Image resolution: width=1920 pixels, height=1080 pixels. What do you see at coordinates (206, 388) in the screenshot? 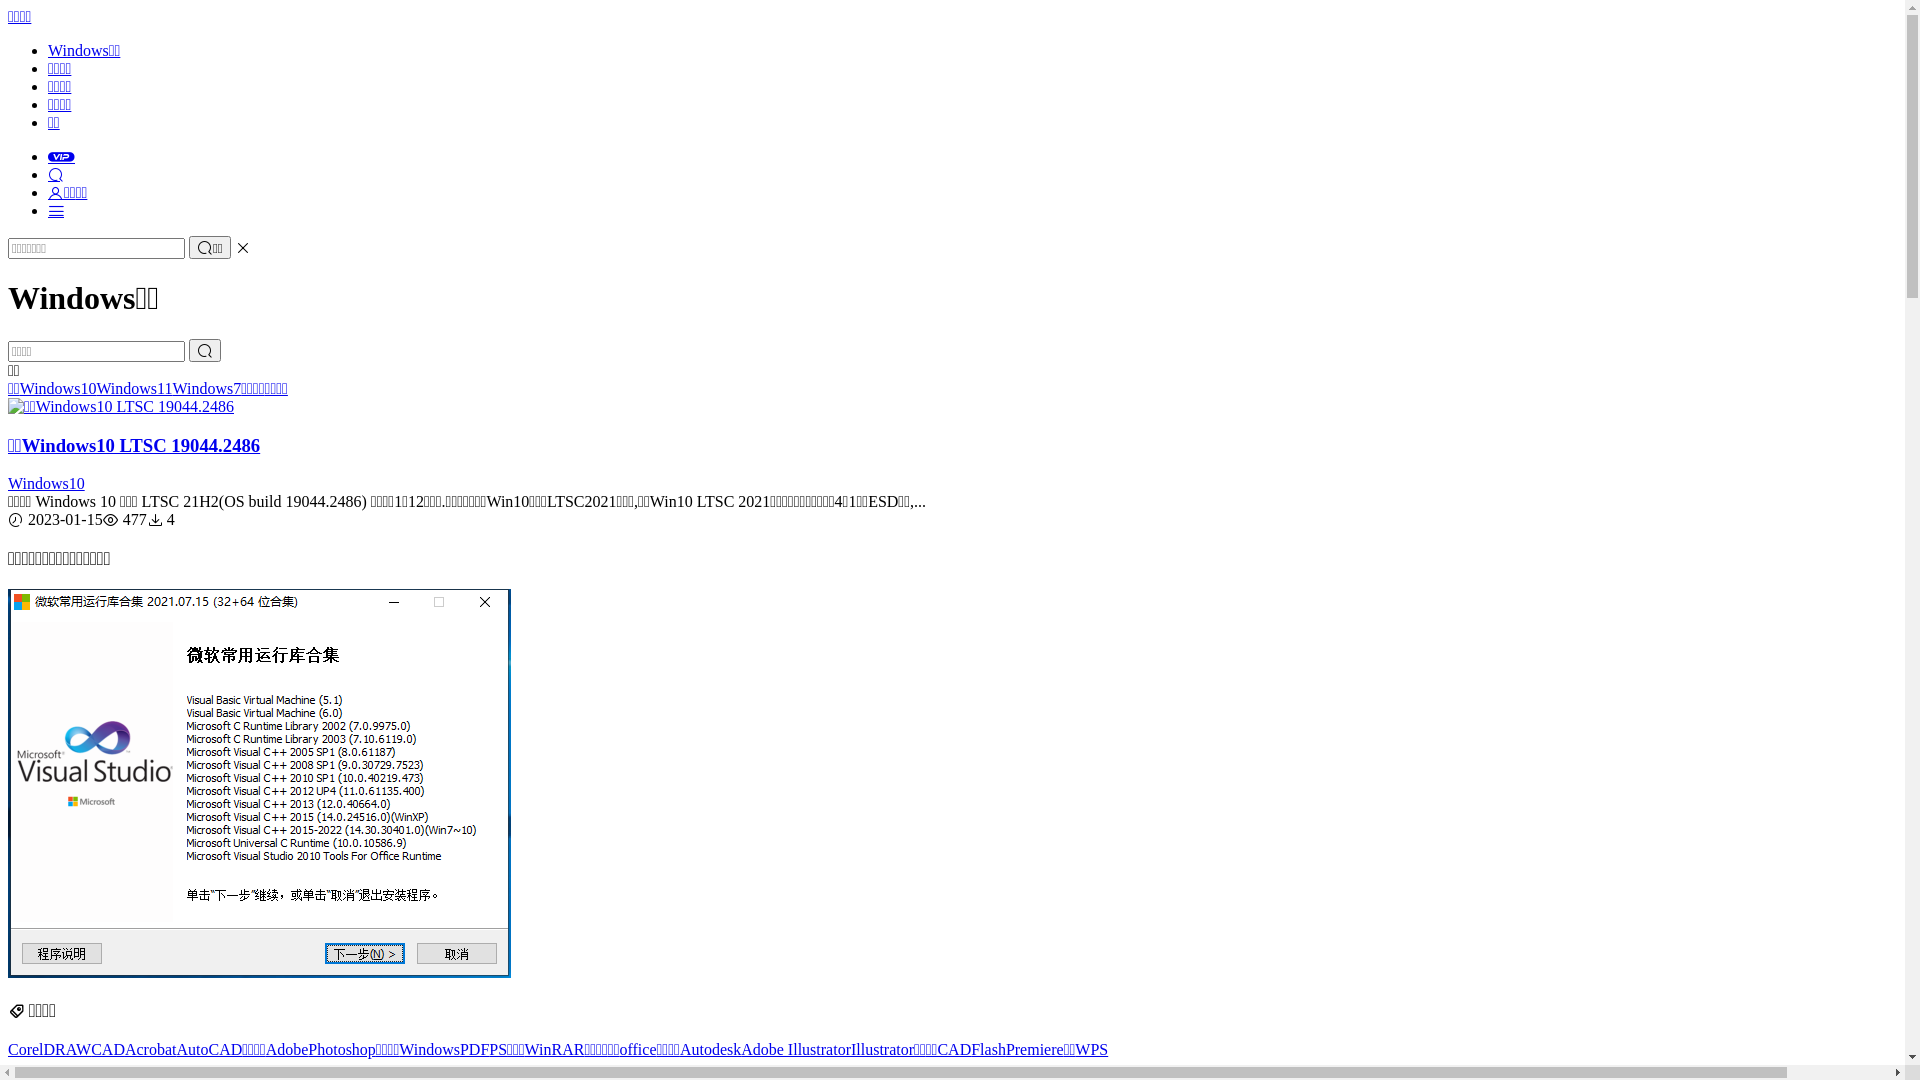
I see `'Windows7'` at bounding box center [206, 388].